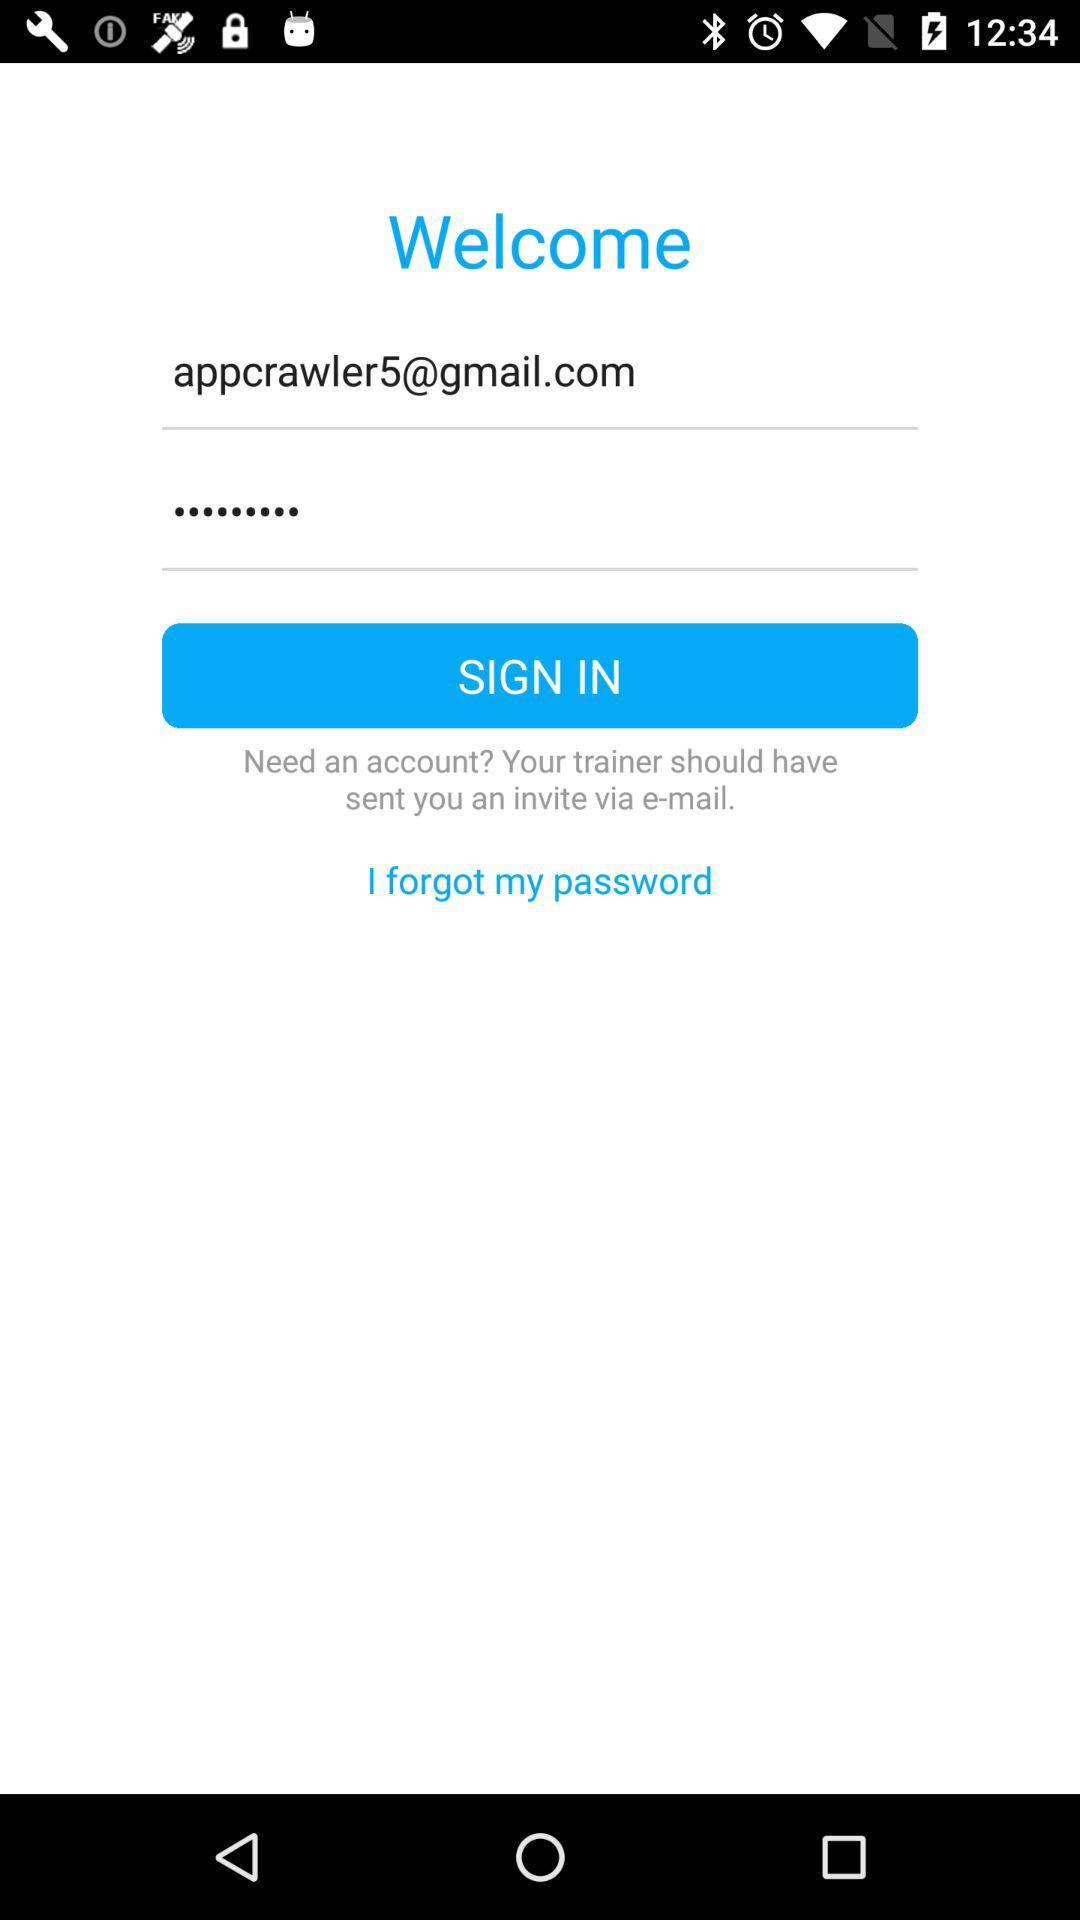  Describe the element at coordinates (540, 879) in the screenshot. I see `i forgot my` at that location.